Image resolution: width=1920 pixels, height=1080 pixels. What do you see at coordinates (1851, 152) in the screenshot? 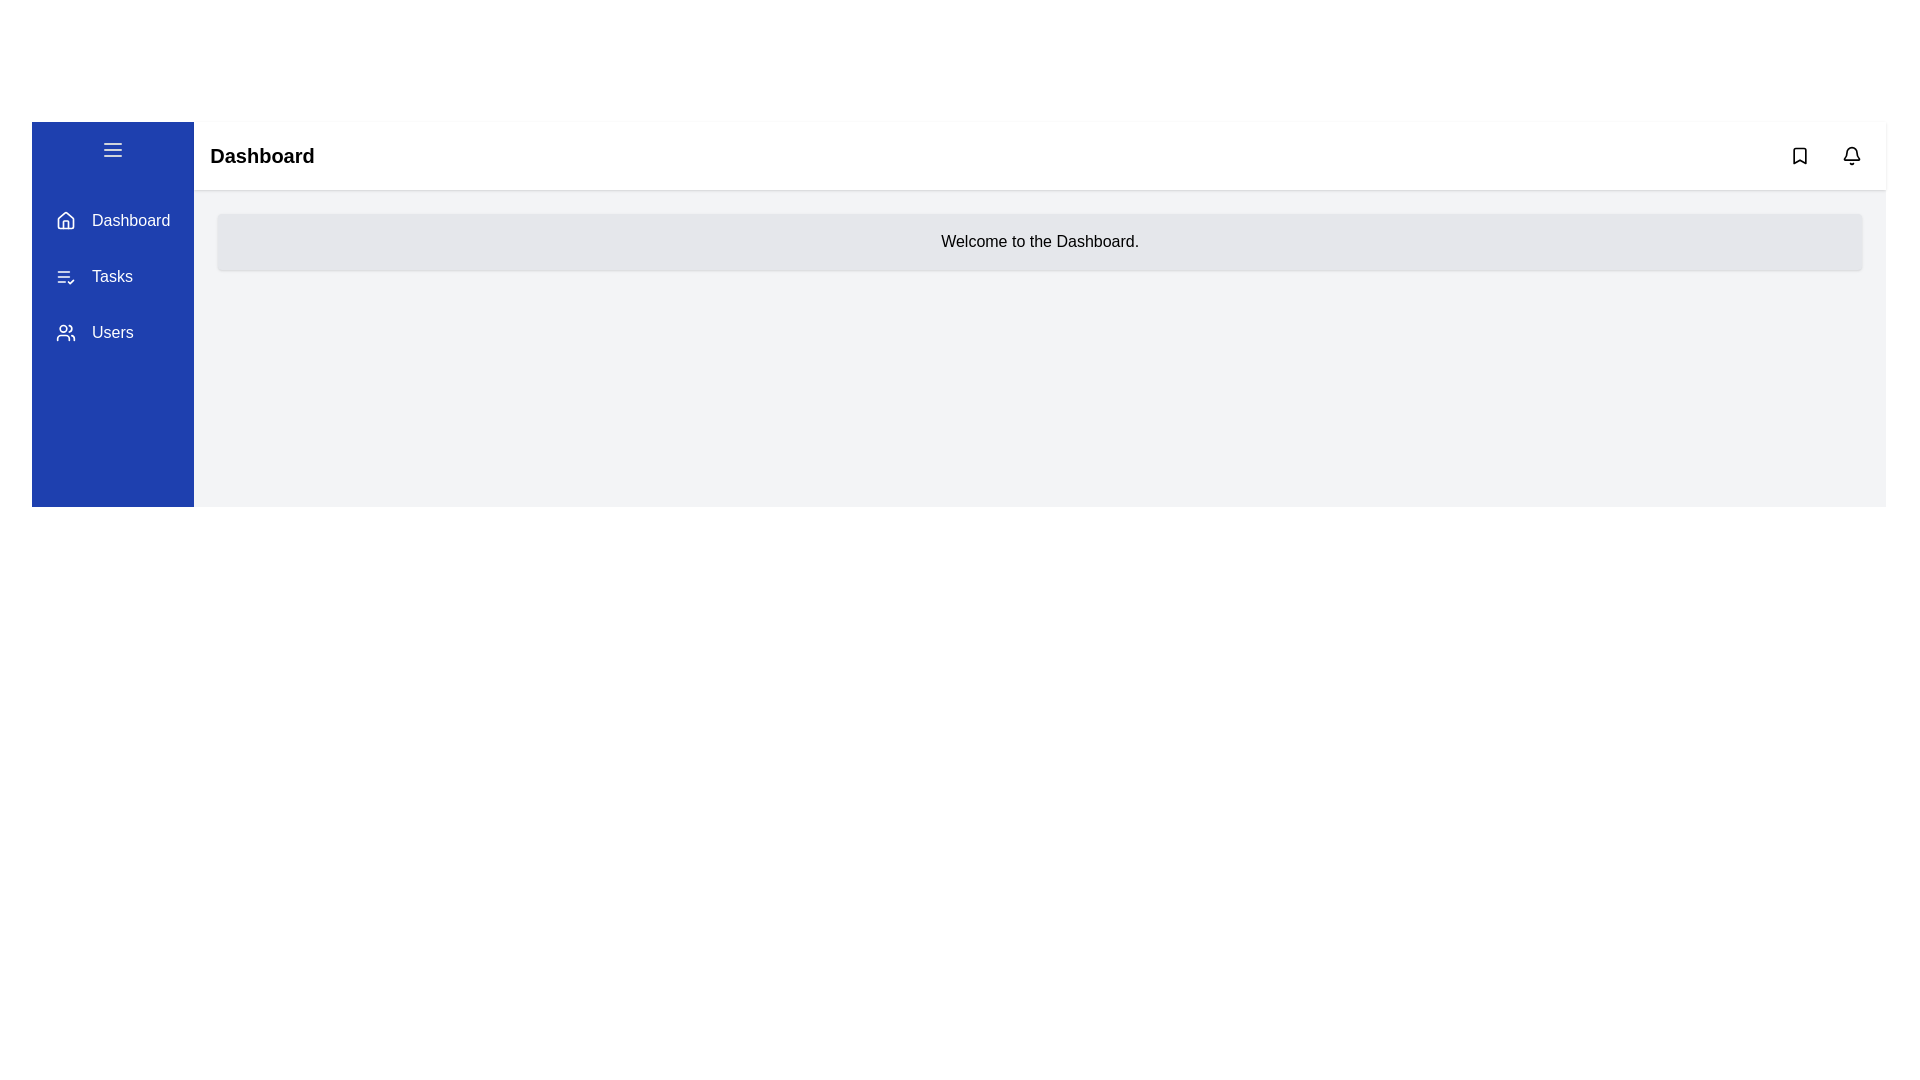
I see `the bell-shaped notification icon located in the top-right corner of the interface by clicking on its center` at bounding box center [1851, 152].